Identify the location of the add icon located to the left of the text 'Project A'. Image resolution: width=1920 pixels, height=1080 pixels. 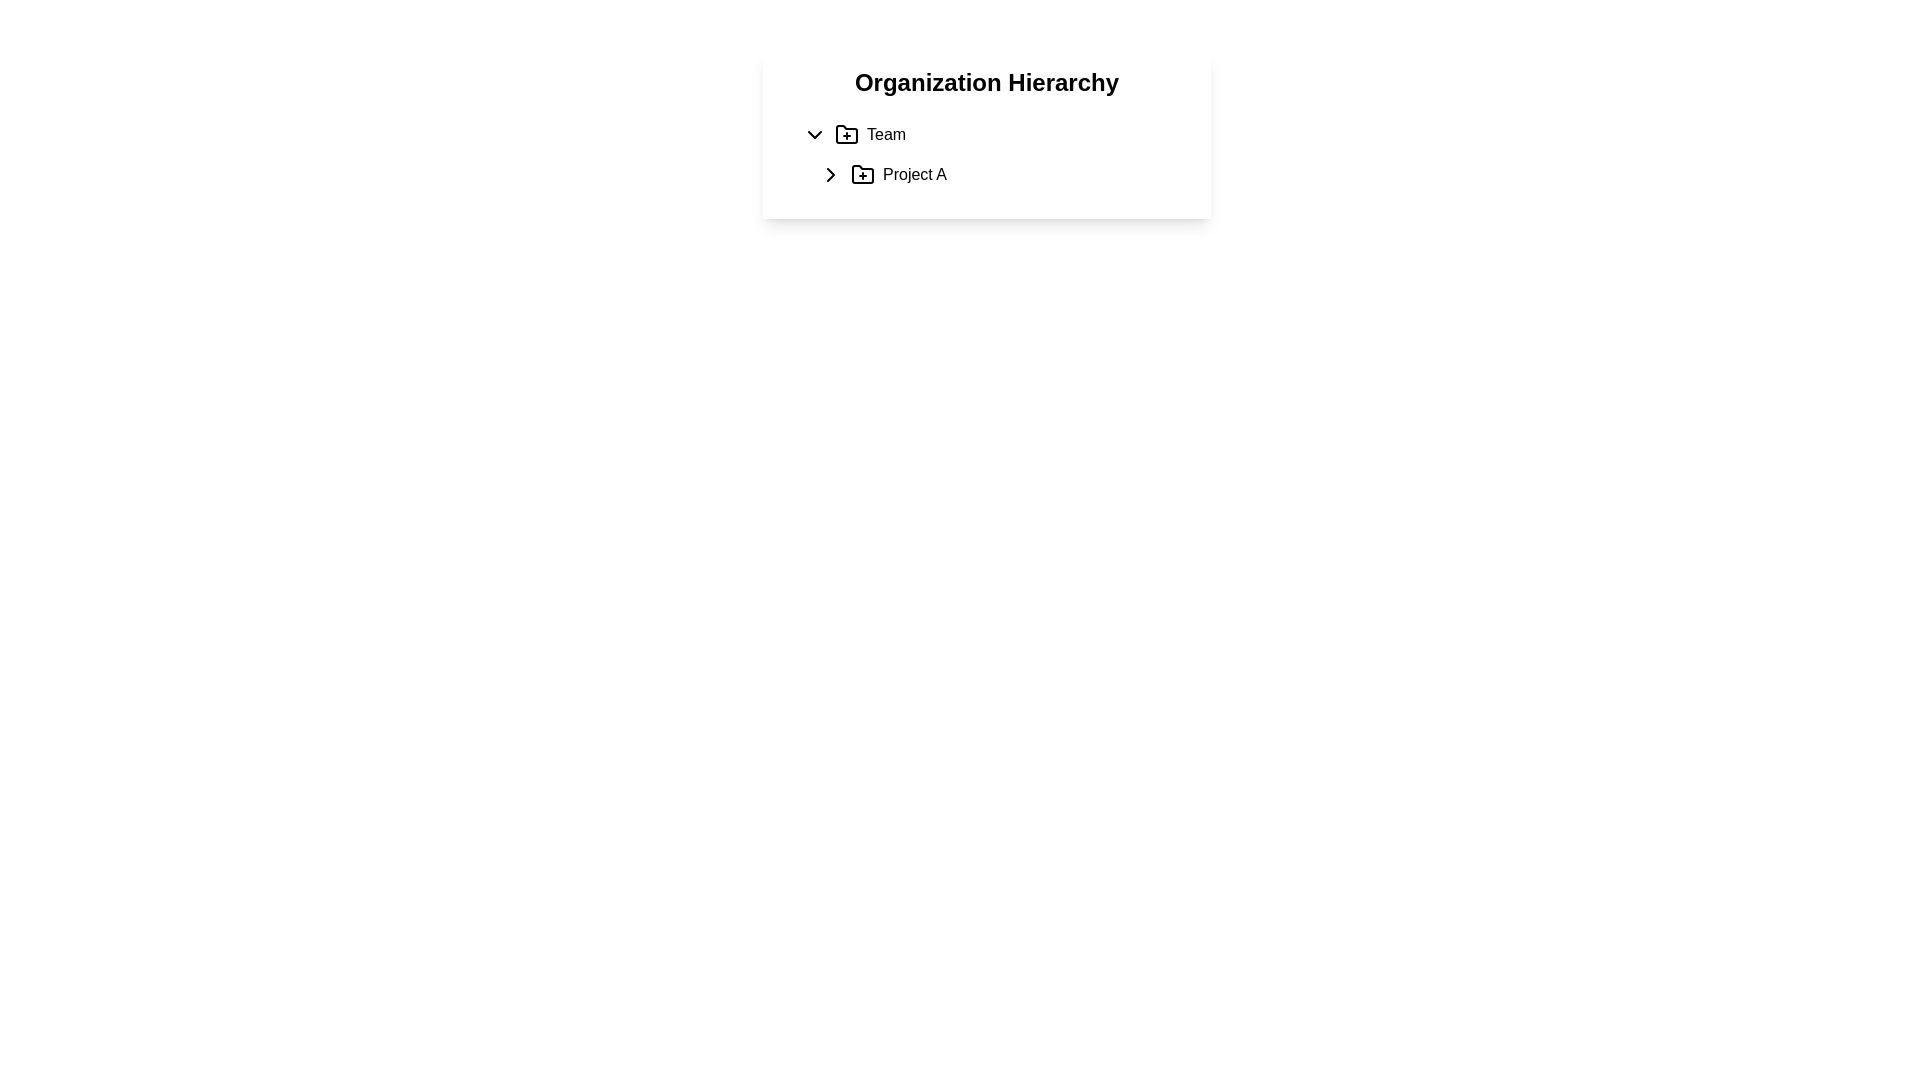
(863, 173).